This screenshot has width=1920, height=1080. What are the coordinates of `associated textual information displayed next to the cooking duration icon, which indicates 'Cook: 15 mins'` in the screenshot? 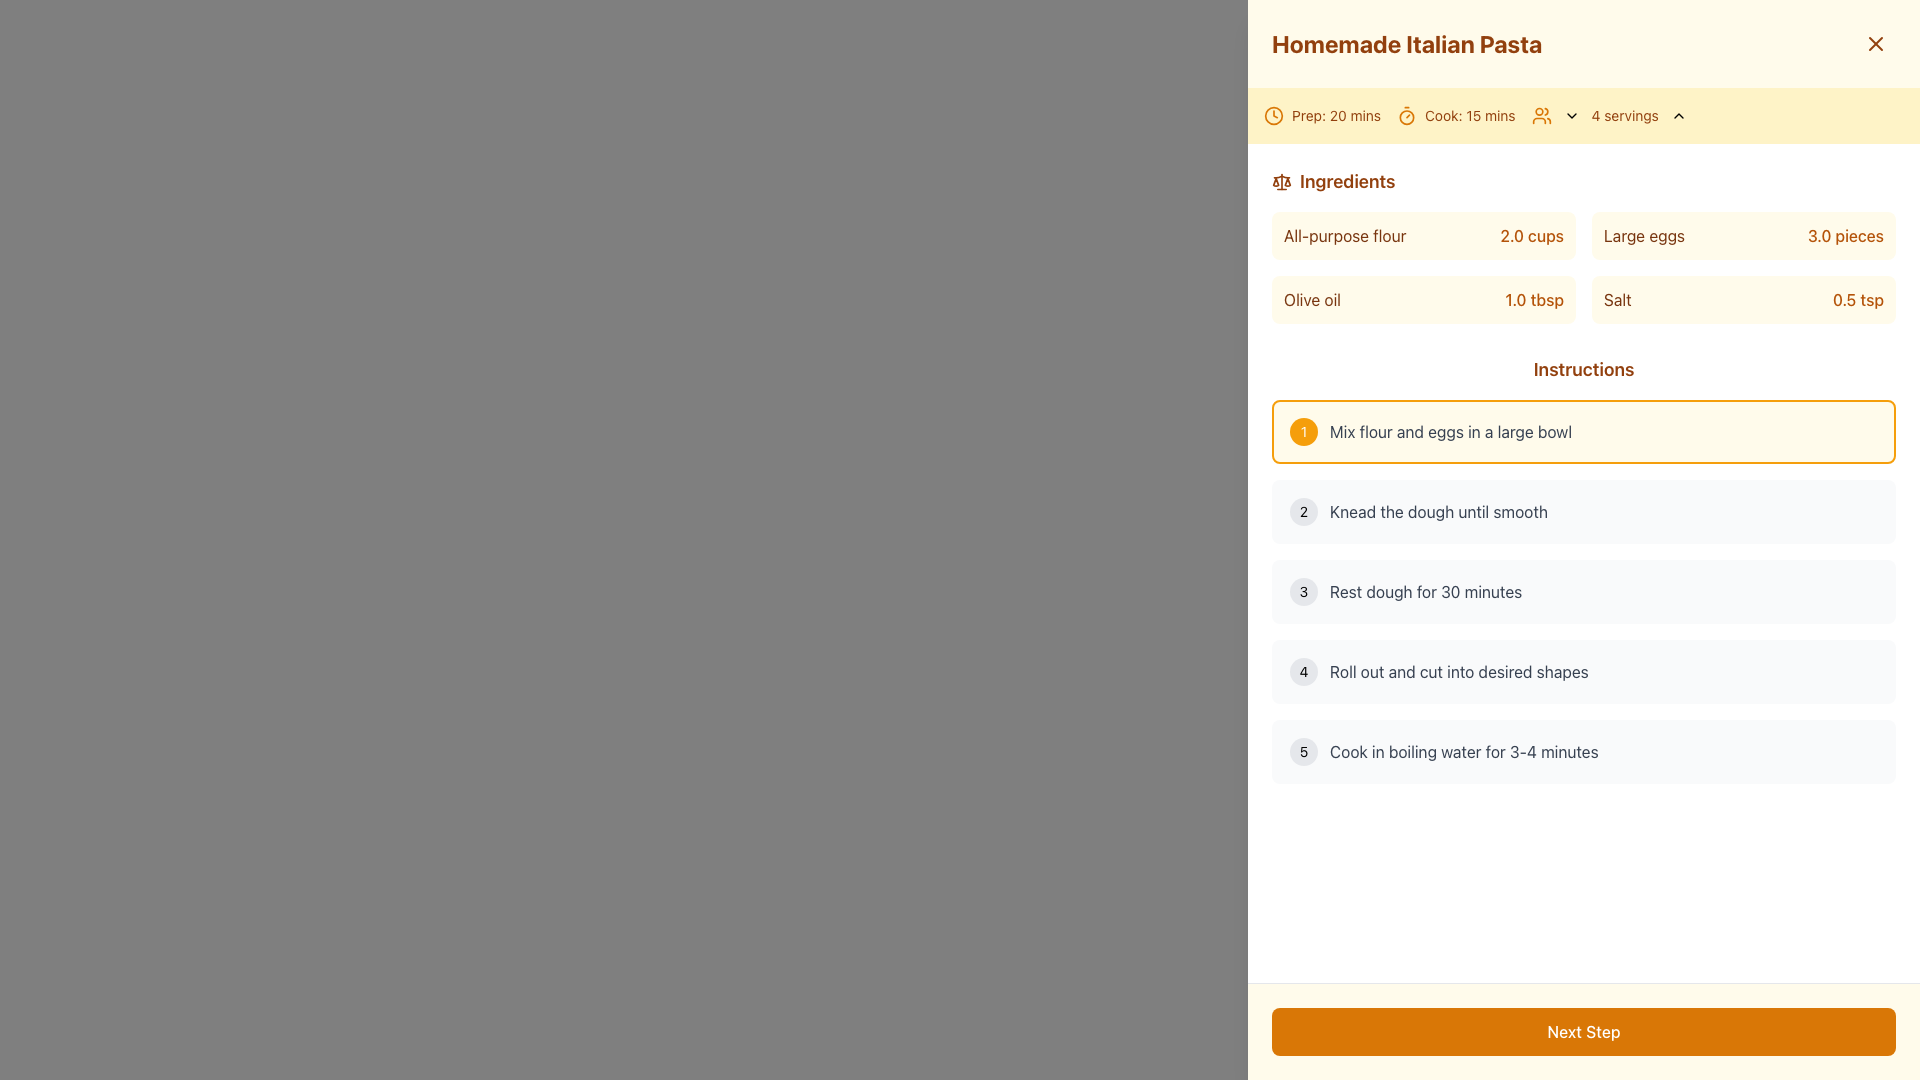 It's located at (1405, 115).